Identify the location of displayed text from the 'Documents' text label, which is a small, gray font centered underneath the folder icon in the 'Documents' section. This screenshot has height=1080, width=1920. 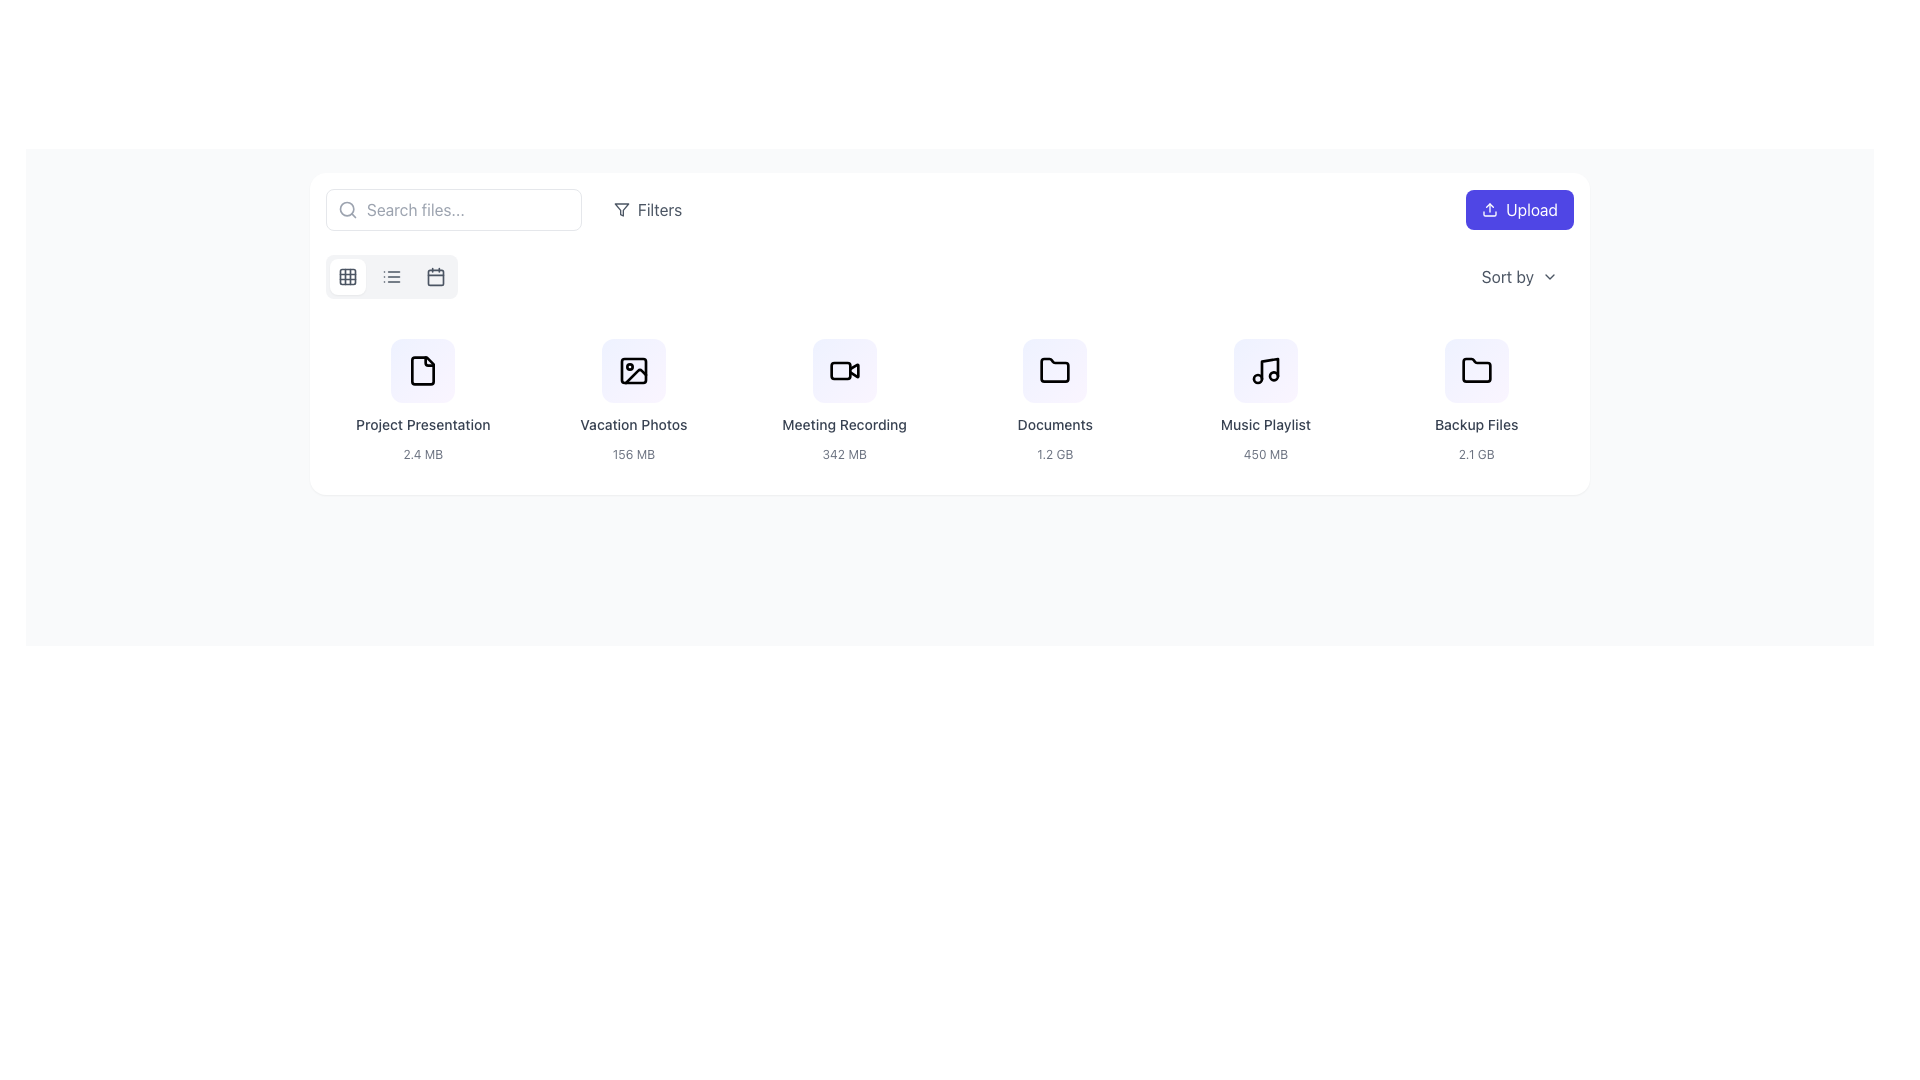
(1054, 423).